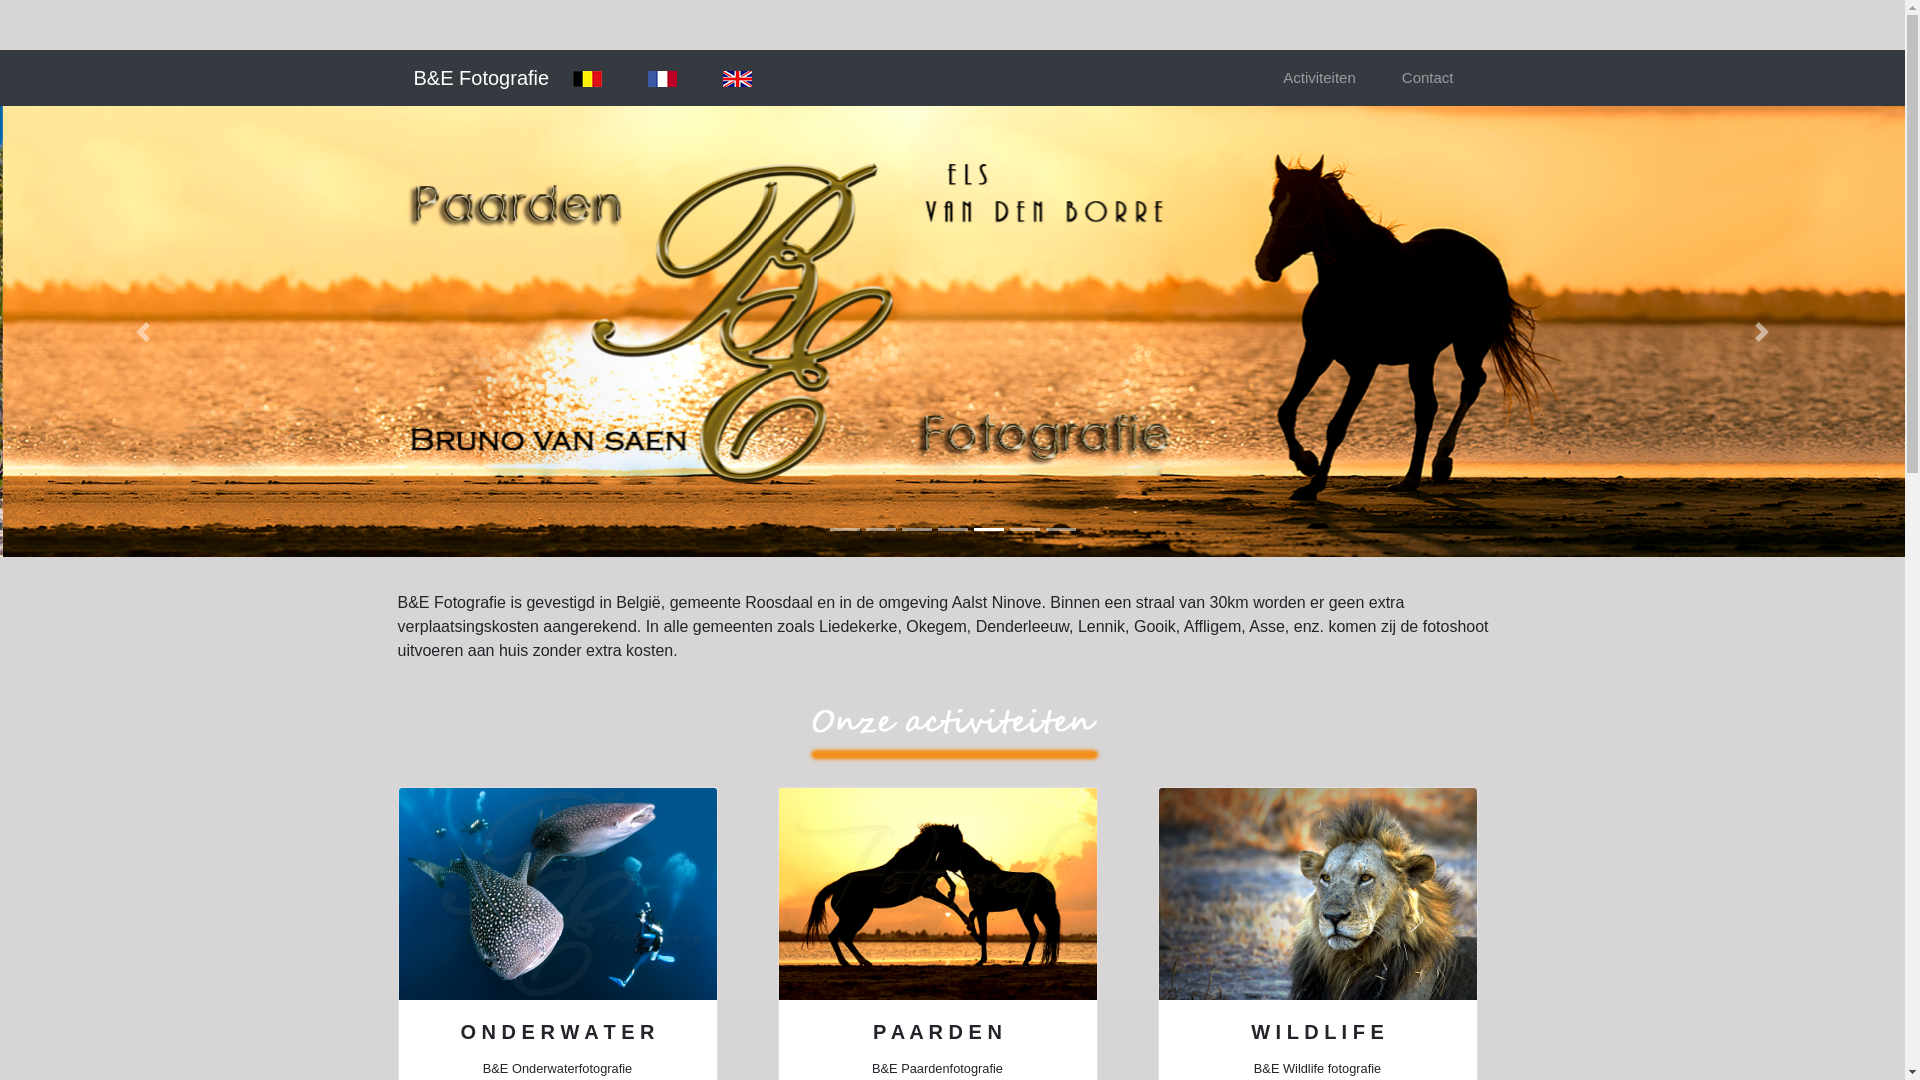  What do you see at coordinates (1319, 77) in the screenshot?
I see `'Activiteiten'` at bounding box center [1319, 77].